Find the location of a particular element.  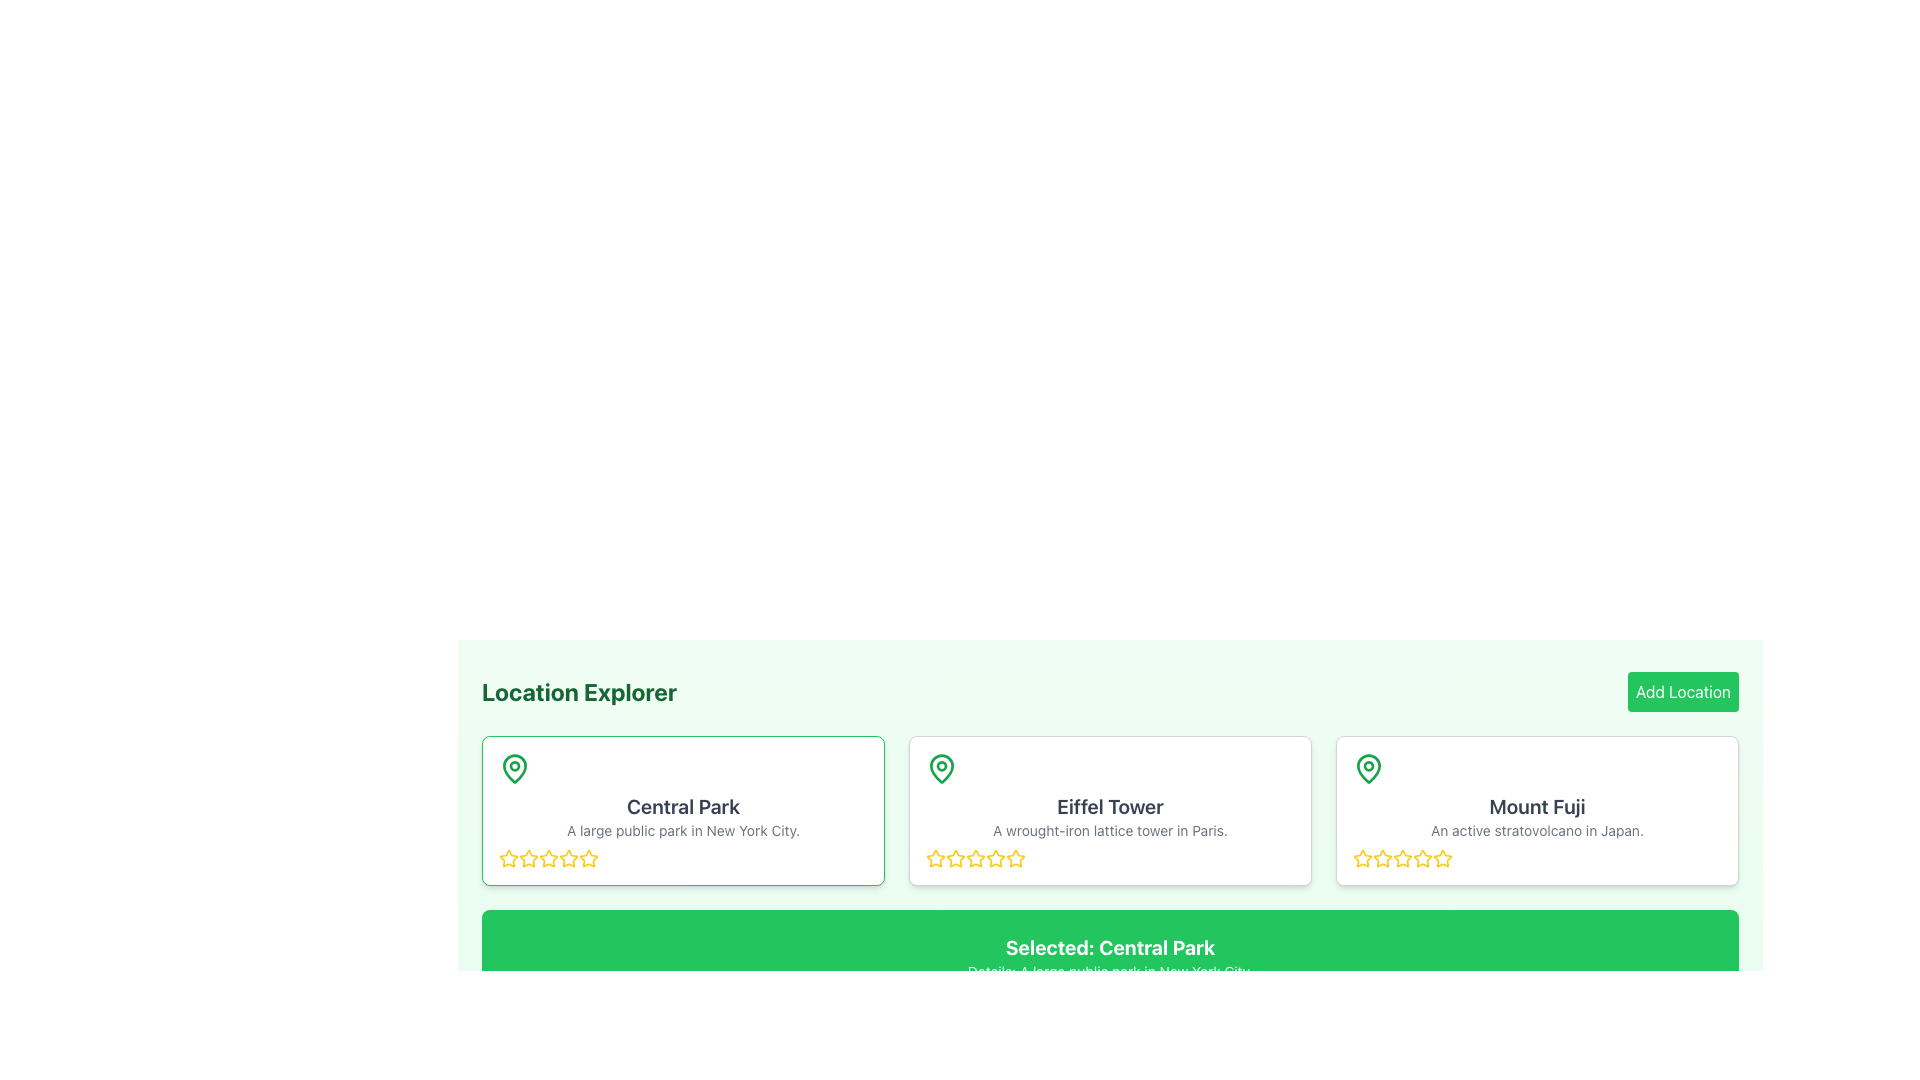

the third star in the five-star rating system for 'Central Park' is located at coordinates (528, 858).